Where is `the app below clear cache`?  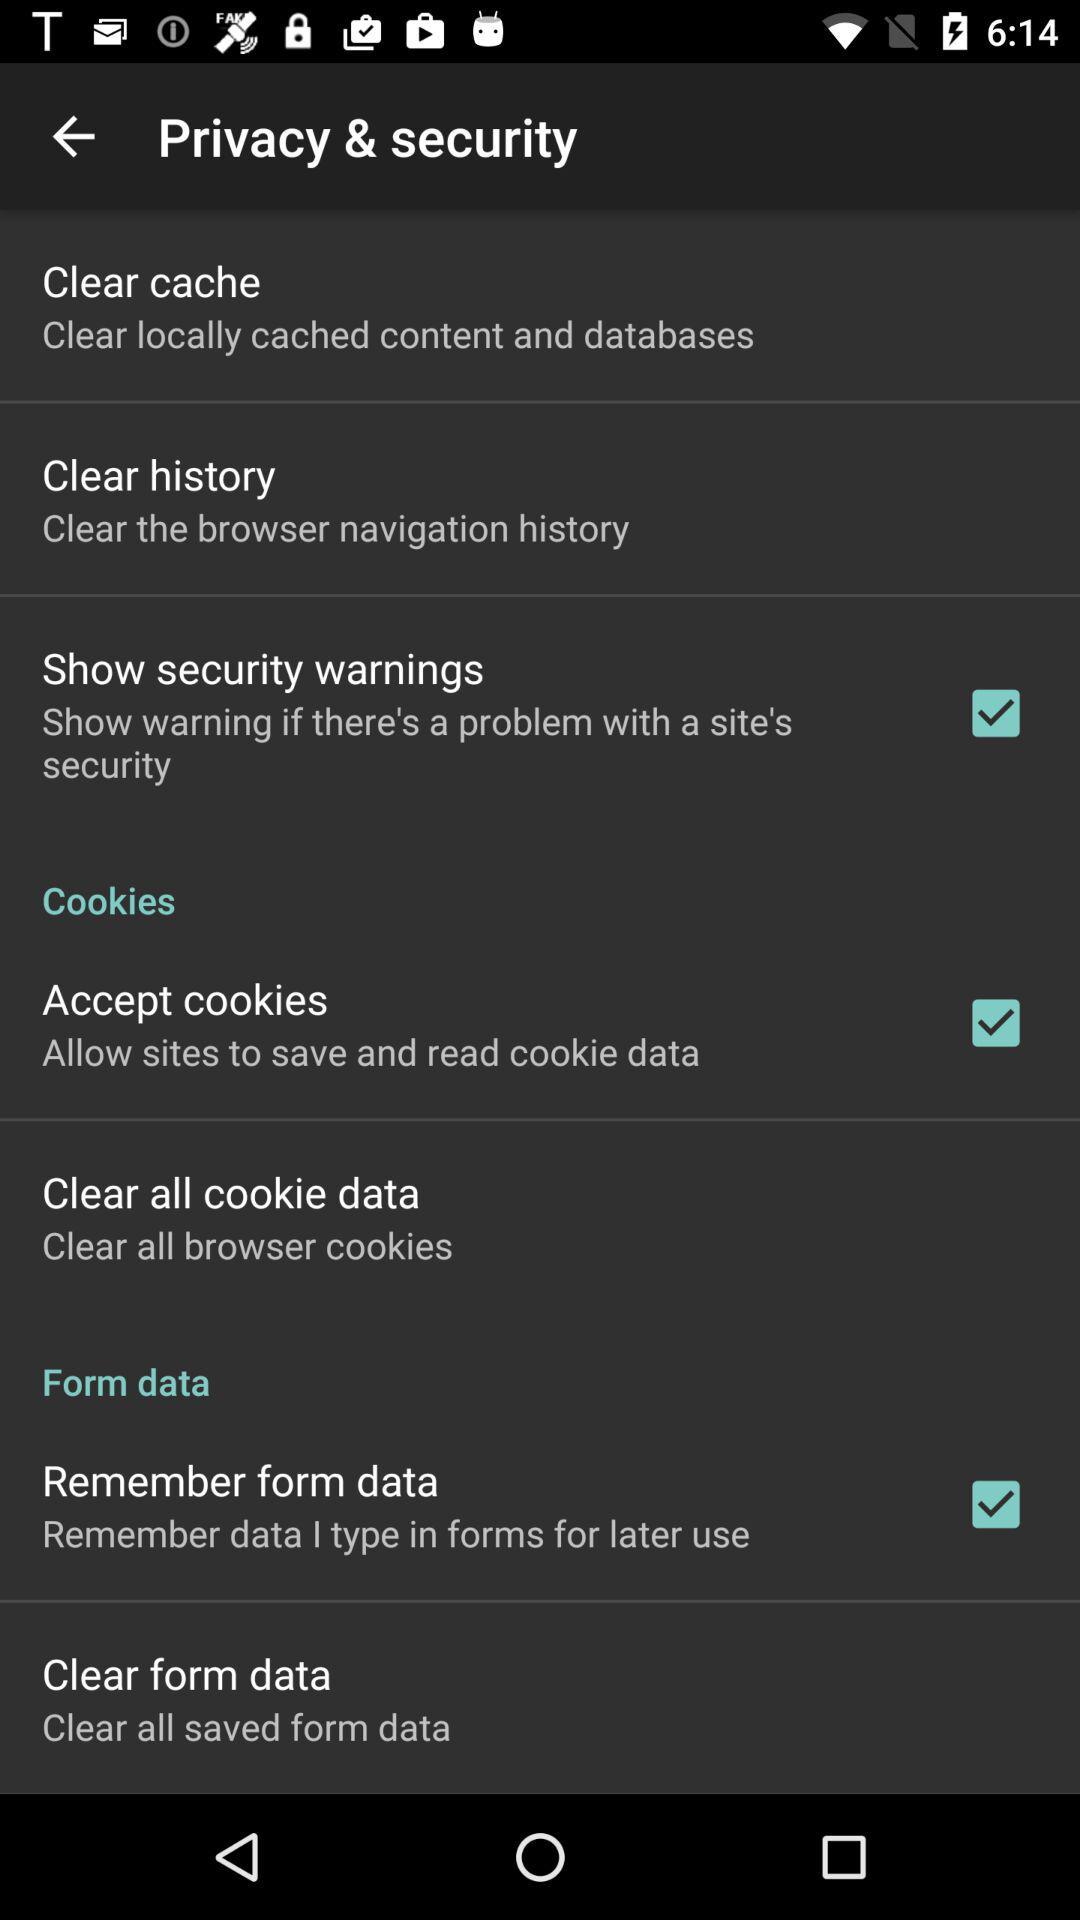 the app below clear cache is located at coordinates (398, 333).